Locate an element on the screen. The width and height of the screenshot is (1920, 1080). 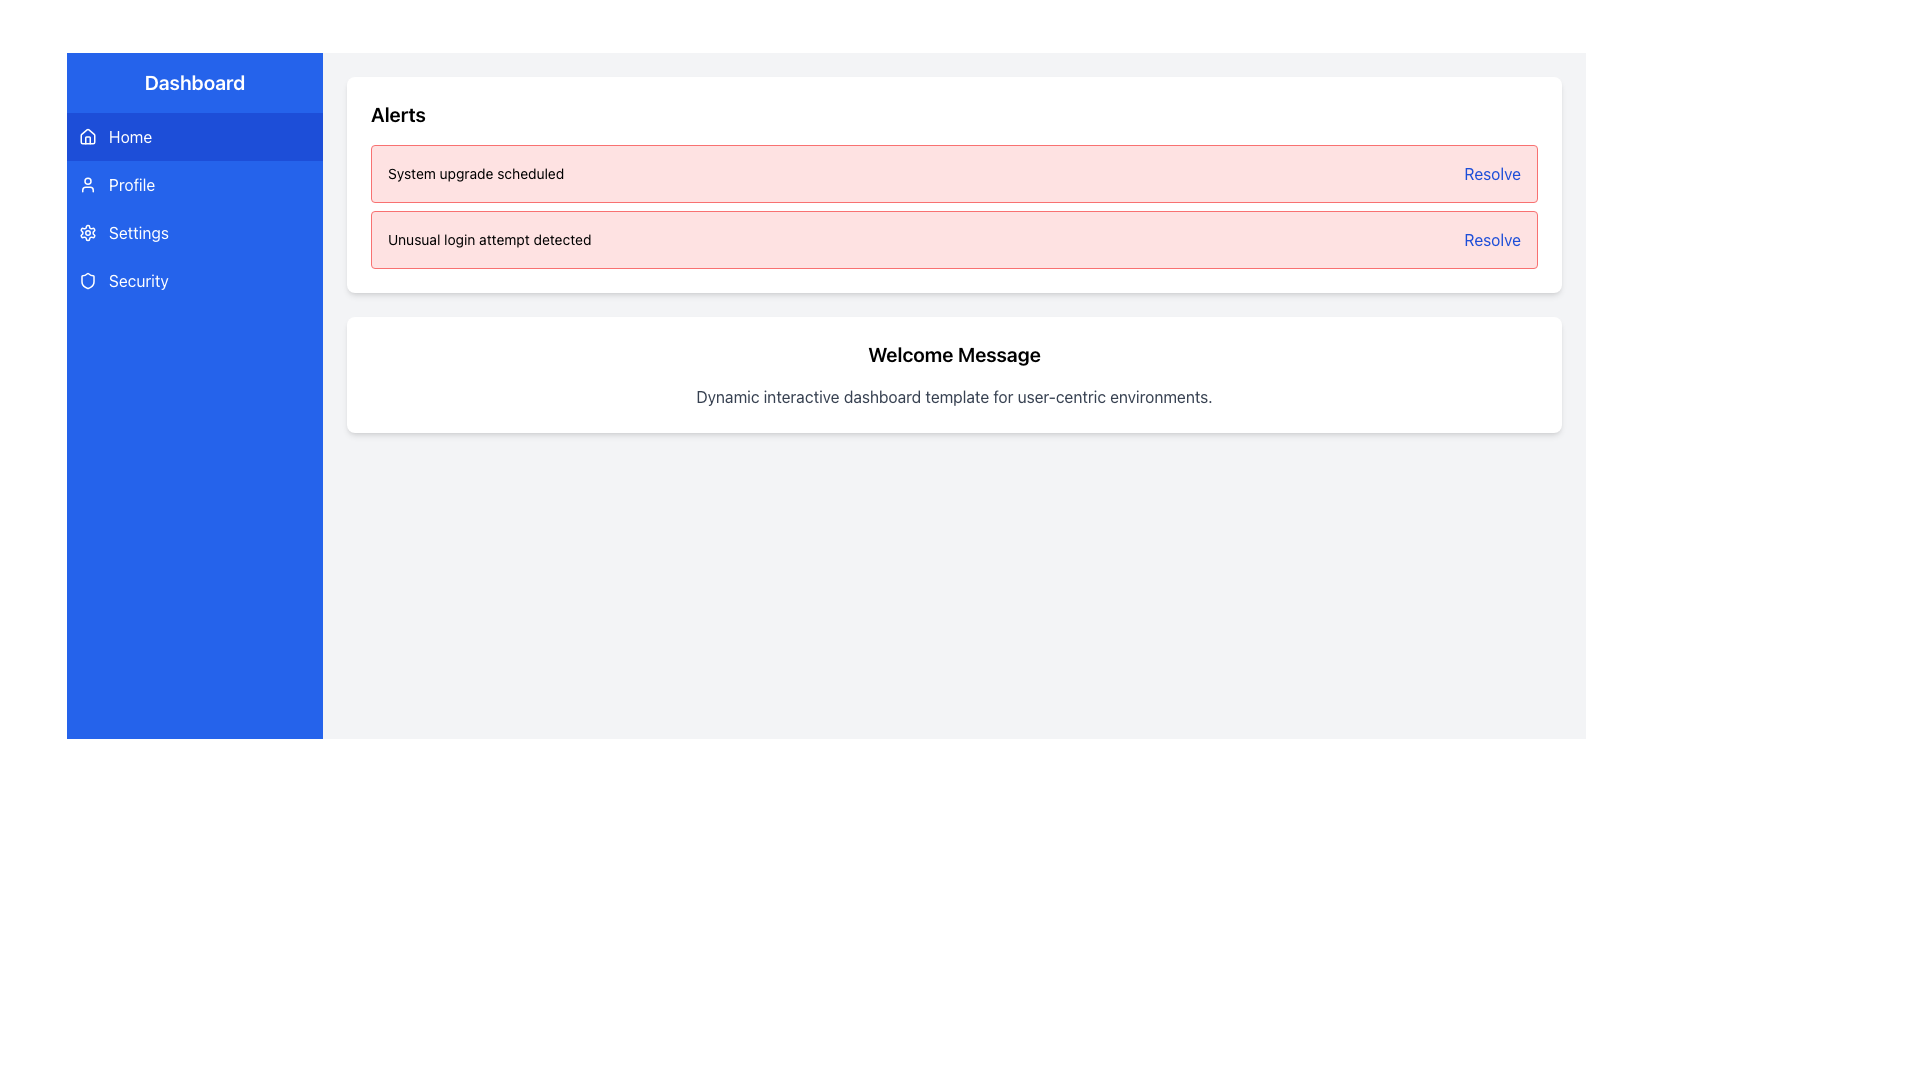
the 'Home' icon located at the top of the sidebar menu is located at coordinates (86, 136).